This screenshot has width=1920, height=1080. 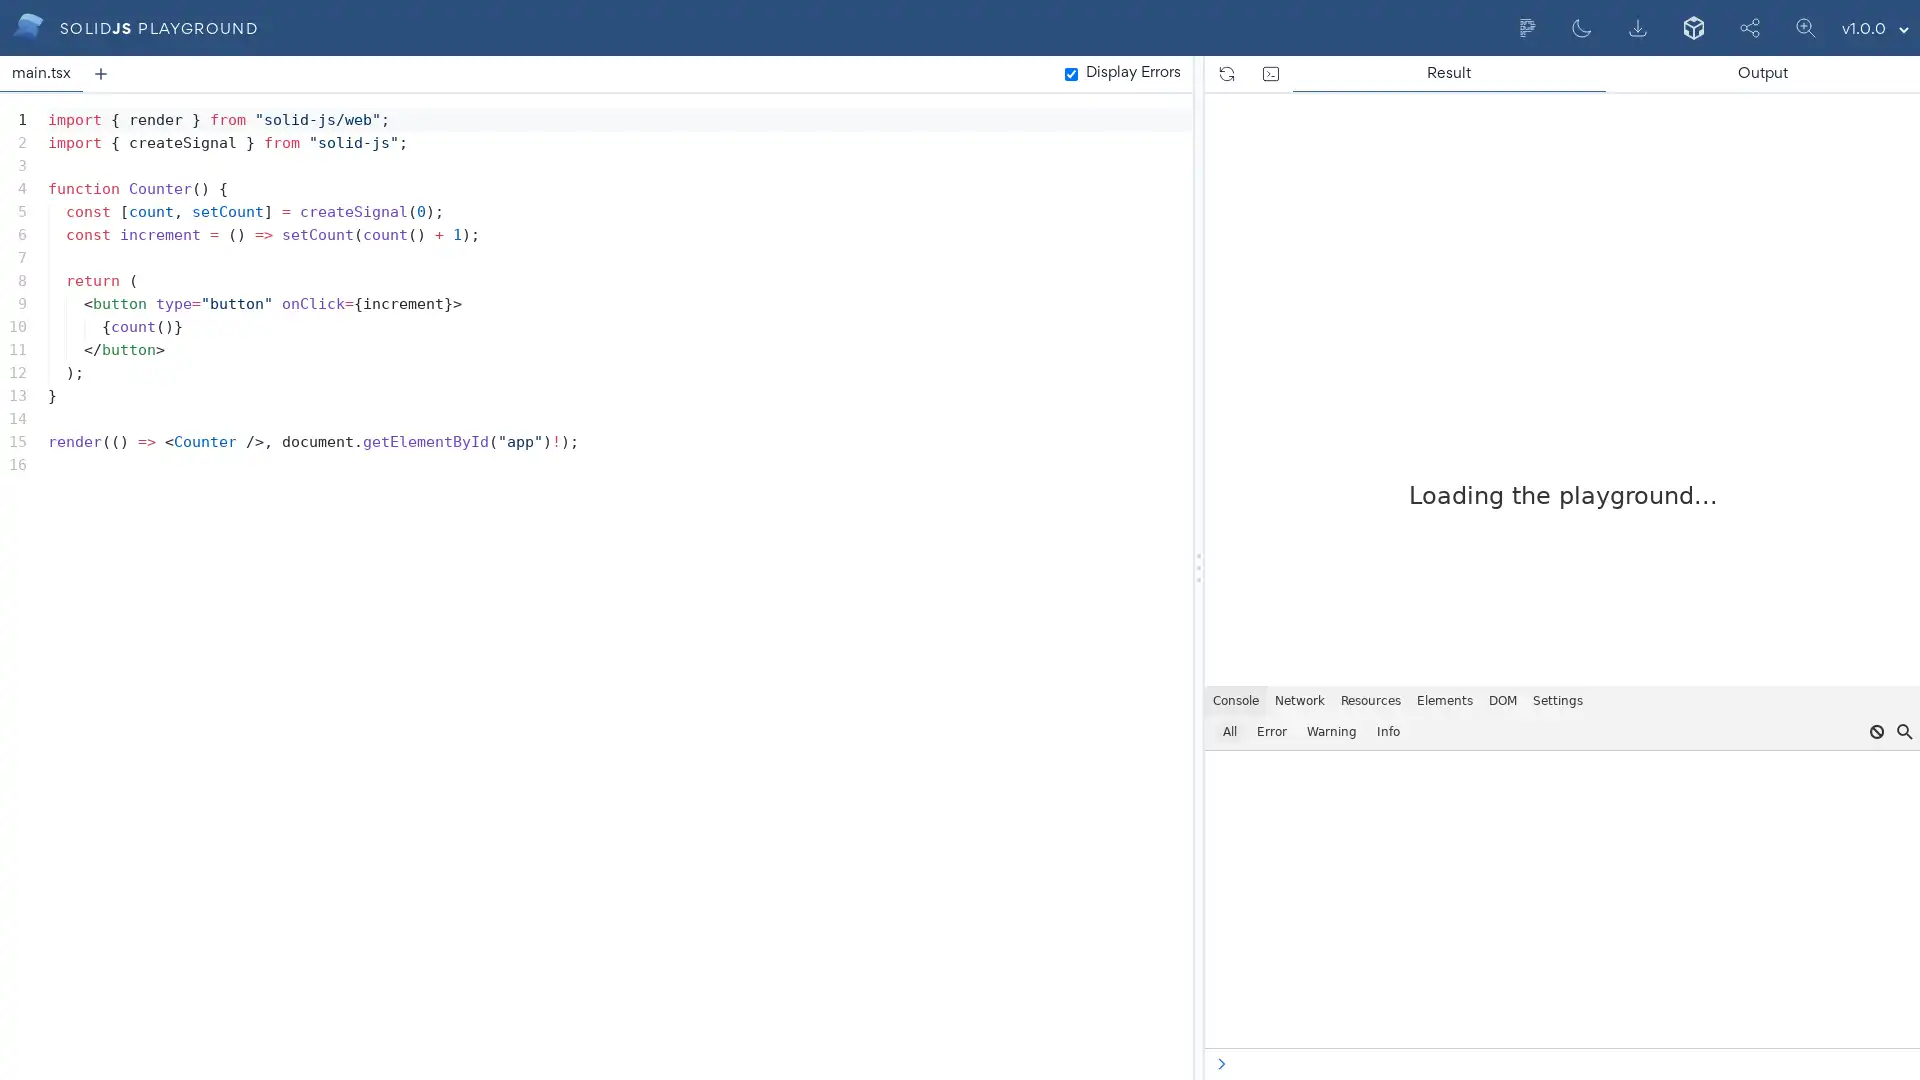 I want to click on Export to CodeSandbox, so click(x=1693, y=27).